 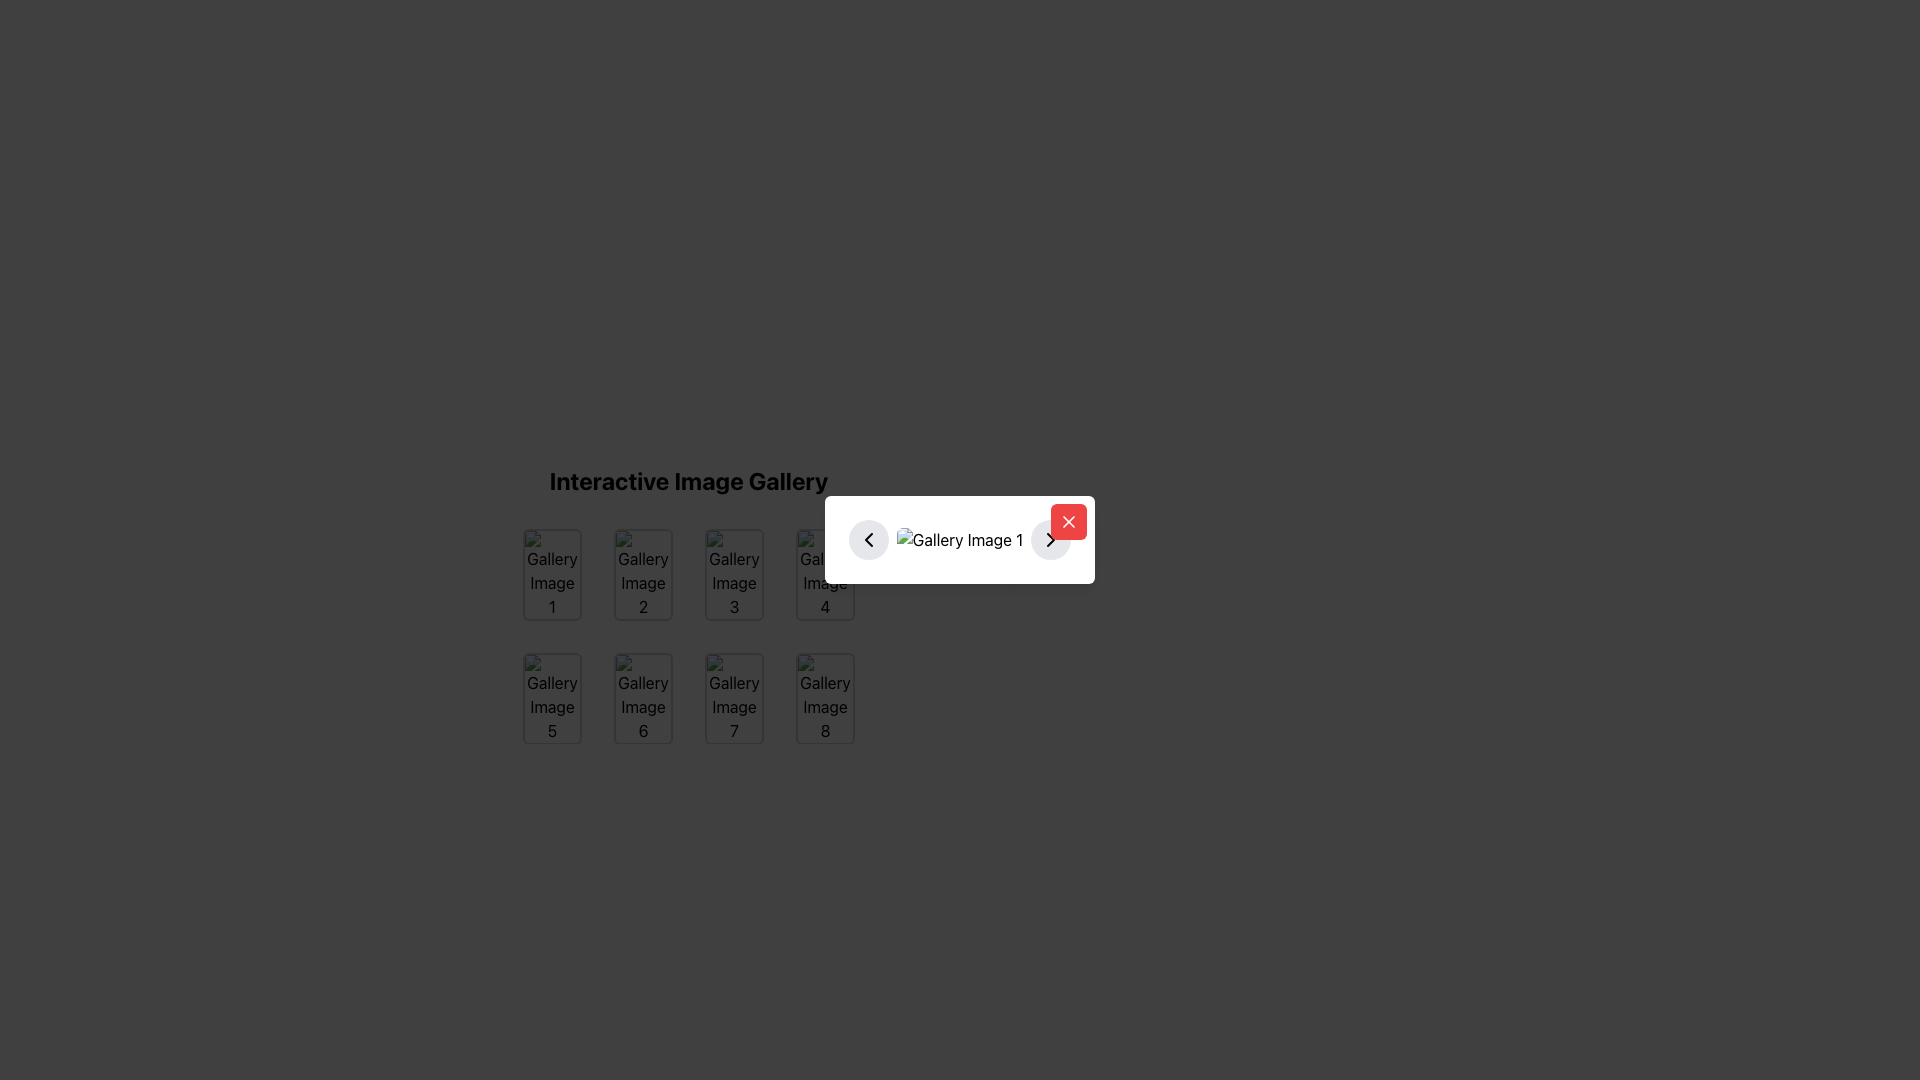 I want to click on the zoom in Icon Button located centrally within the darkened overlay, so click(x=825, y=574).